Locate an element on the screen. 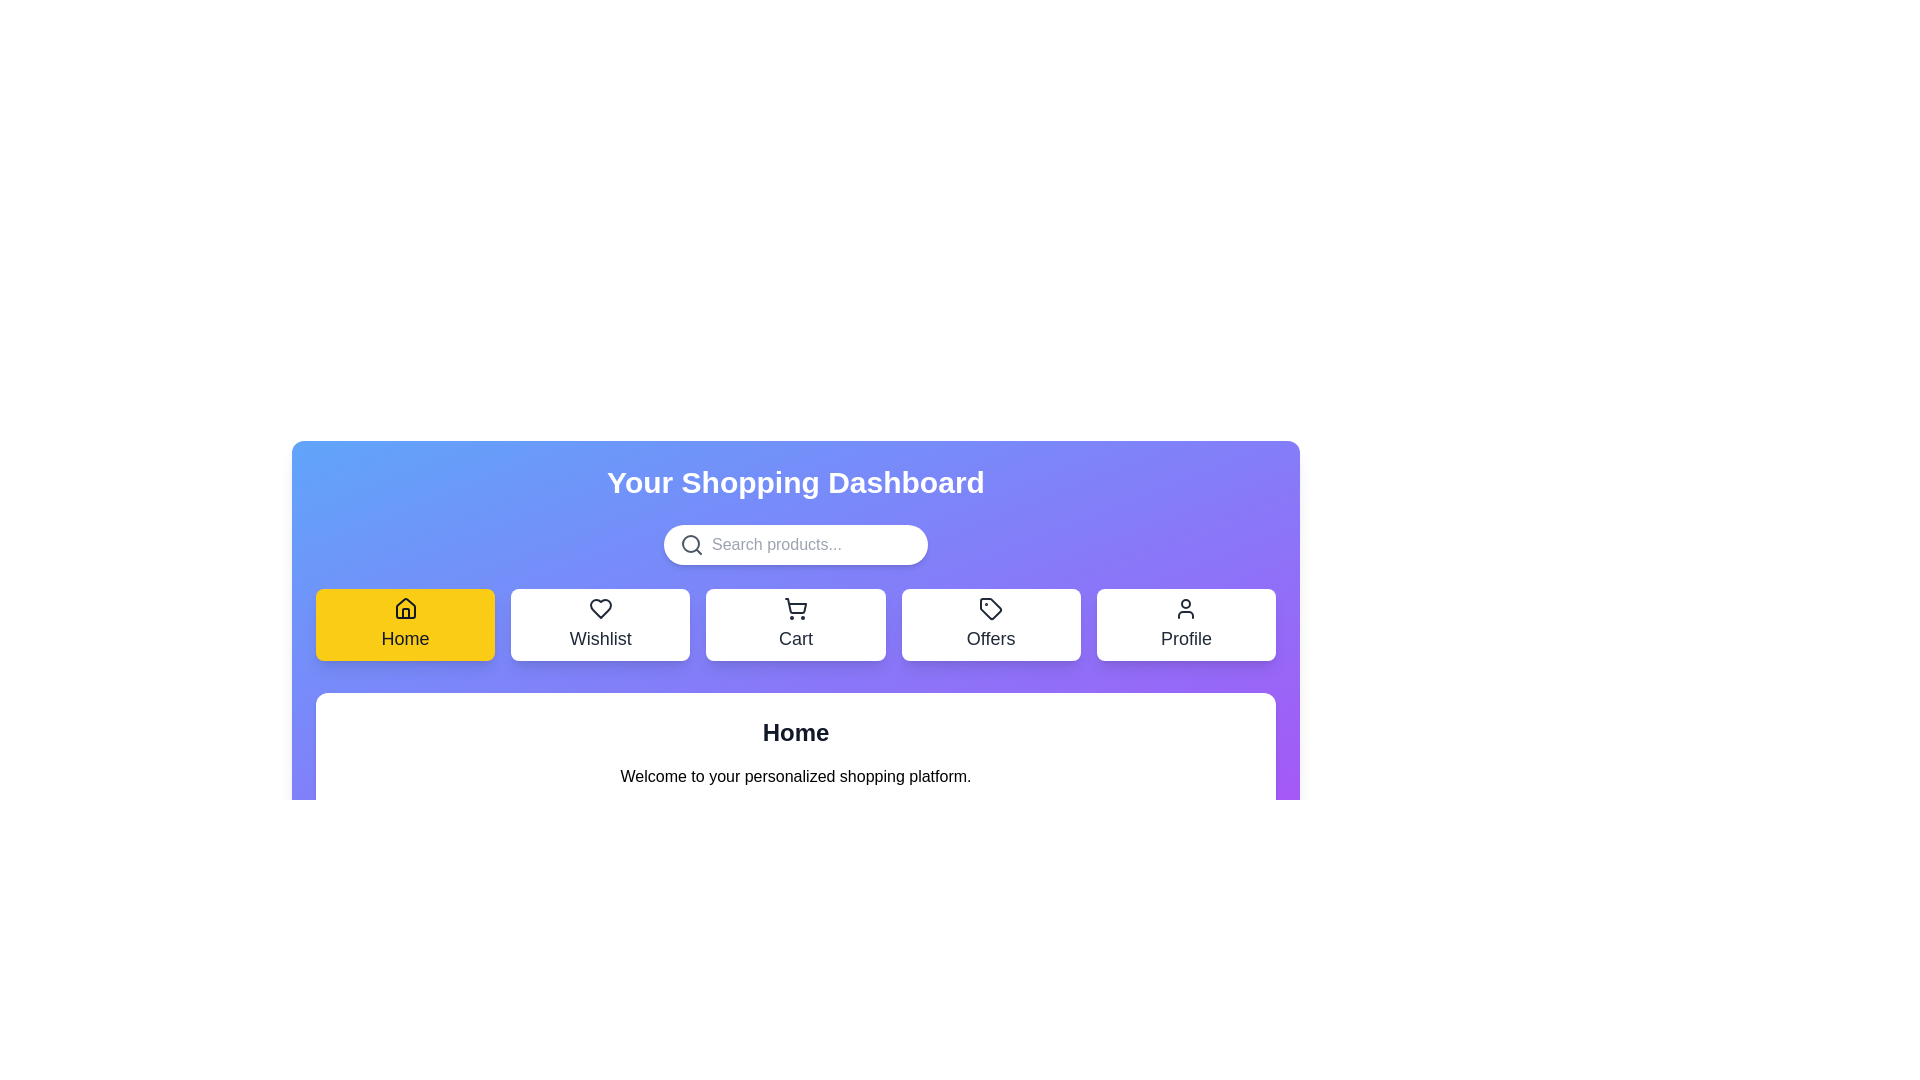 The height and width of the screenshot is (1080, 1920). the 'Home' button containing the house icon, which is is located at coordinates (404, 608).